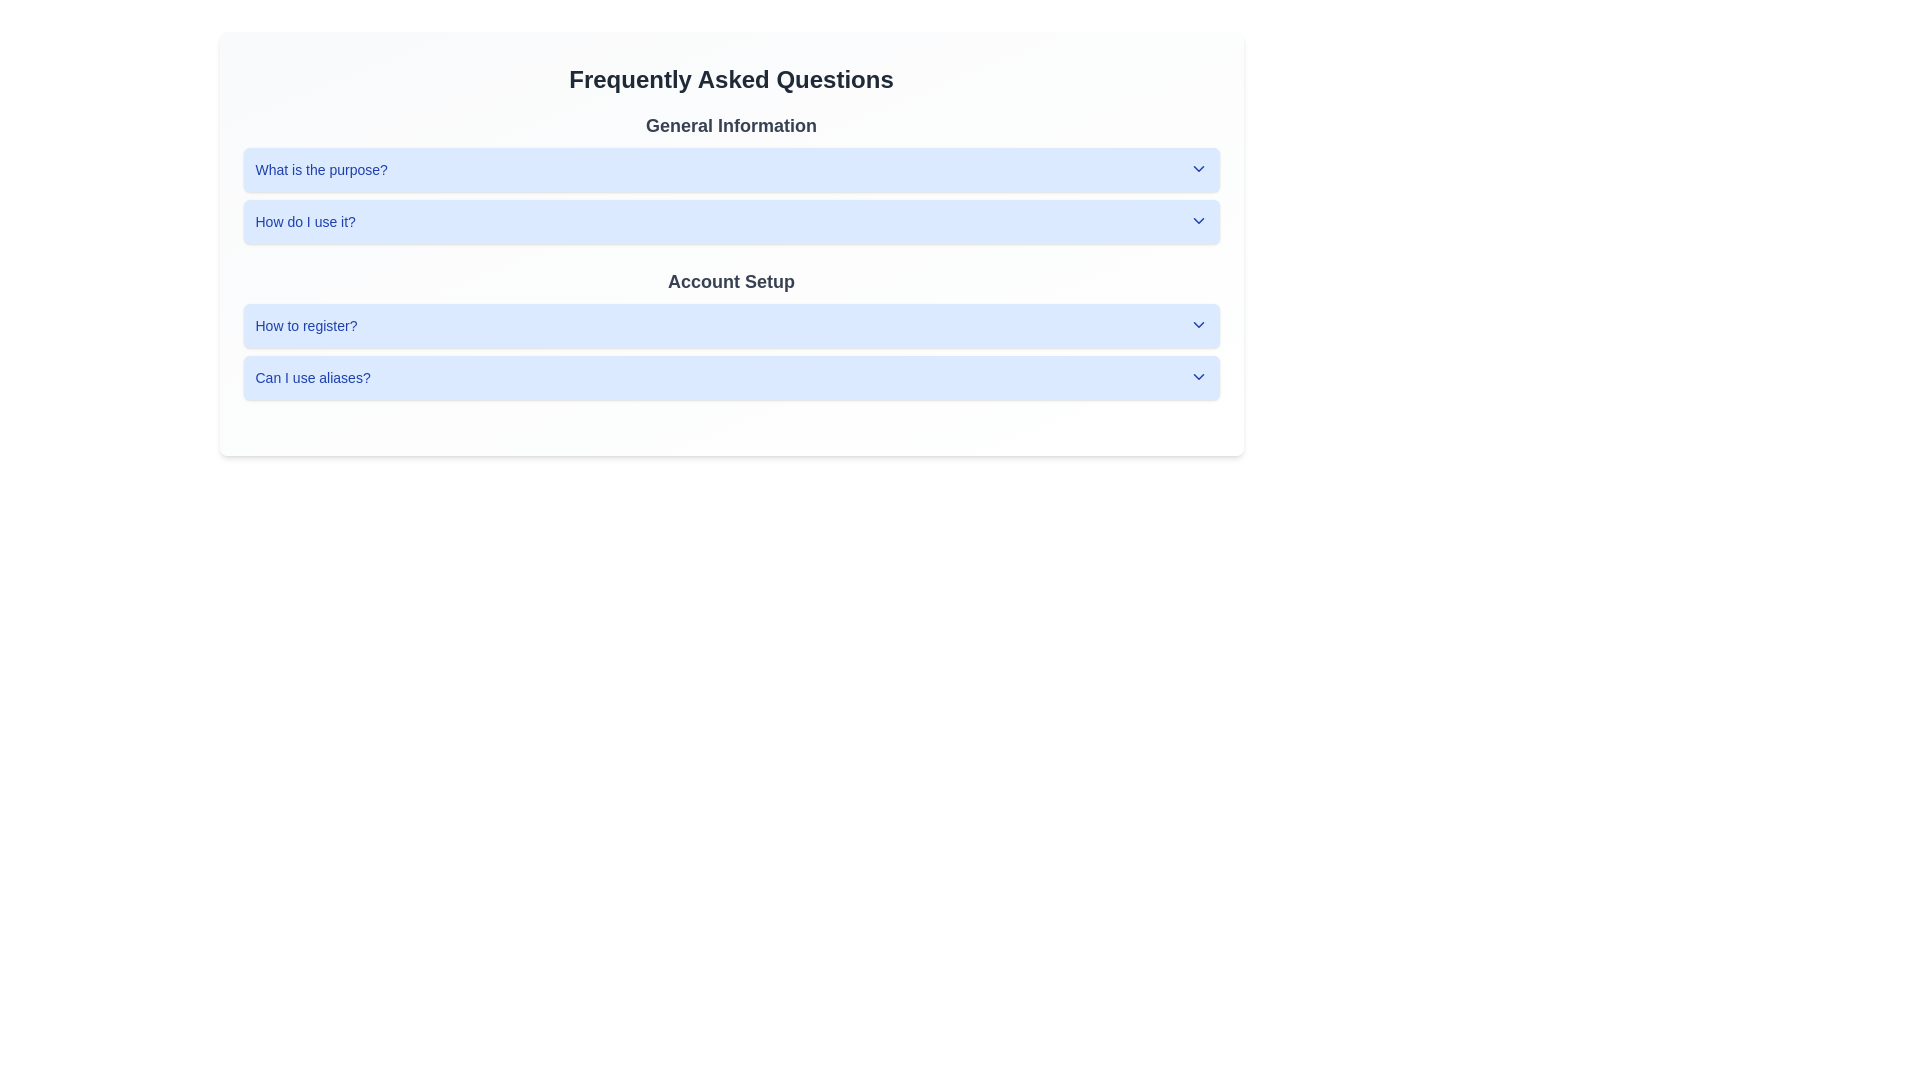 The height and width of the screenshot is (1080, 1920). I want to click on the downward-pointing blue chevron icon located at the rightmost end of the highlighted text box containing the text 'How do I use it?', so click(1198, 220).